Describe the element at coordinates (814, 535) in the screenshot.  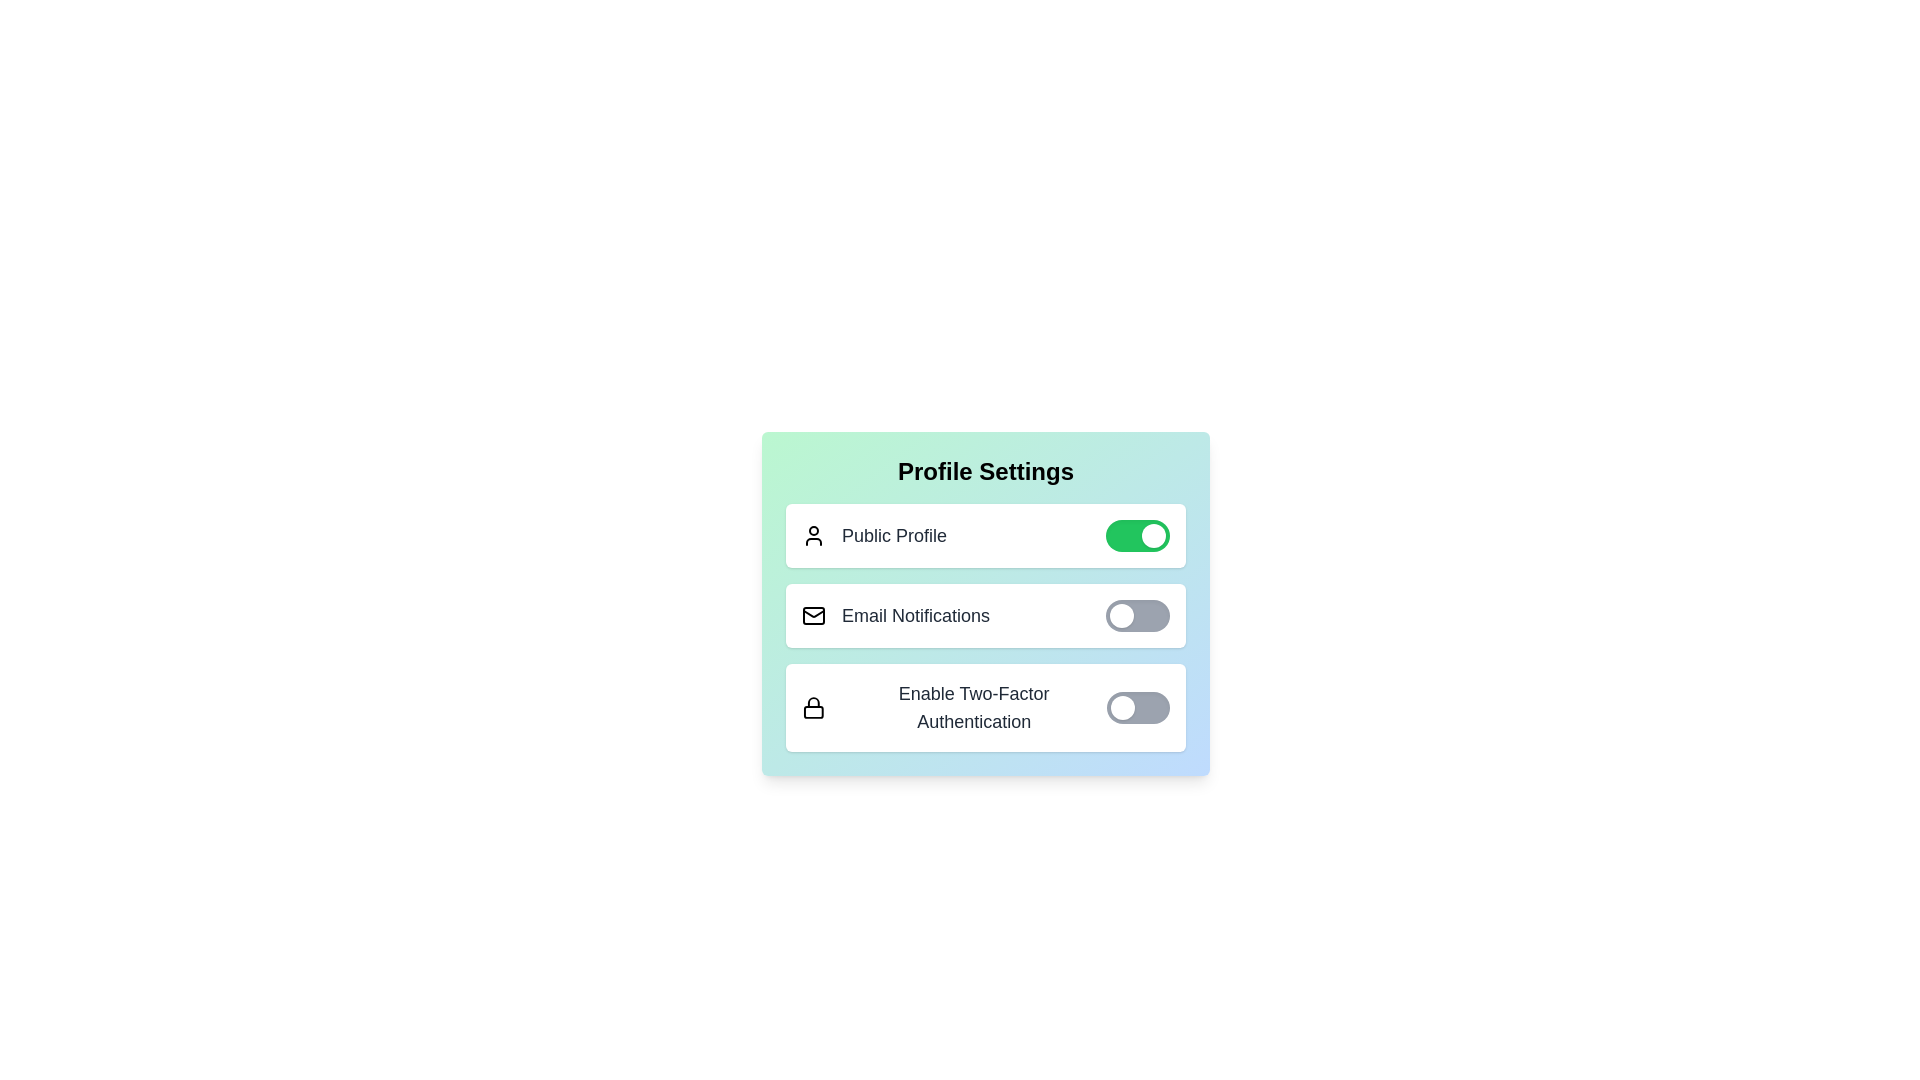
I see `the icon next to Public Profile to inspect it visually` at that location.